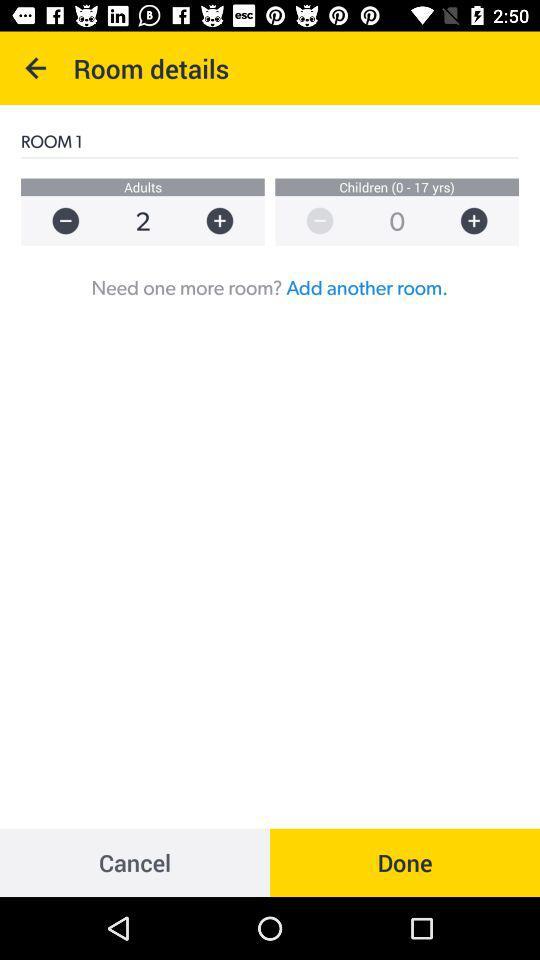 This screenshot has width=540, height=960. Describe the element at coordinates (405, 861) in the screenshot. I see `the icon next to the cancel item` at that location.